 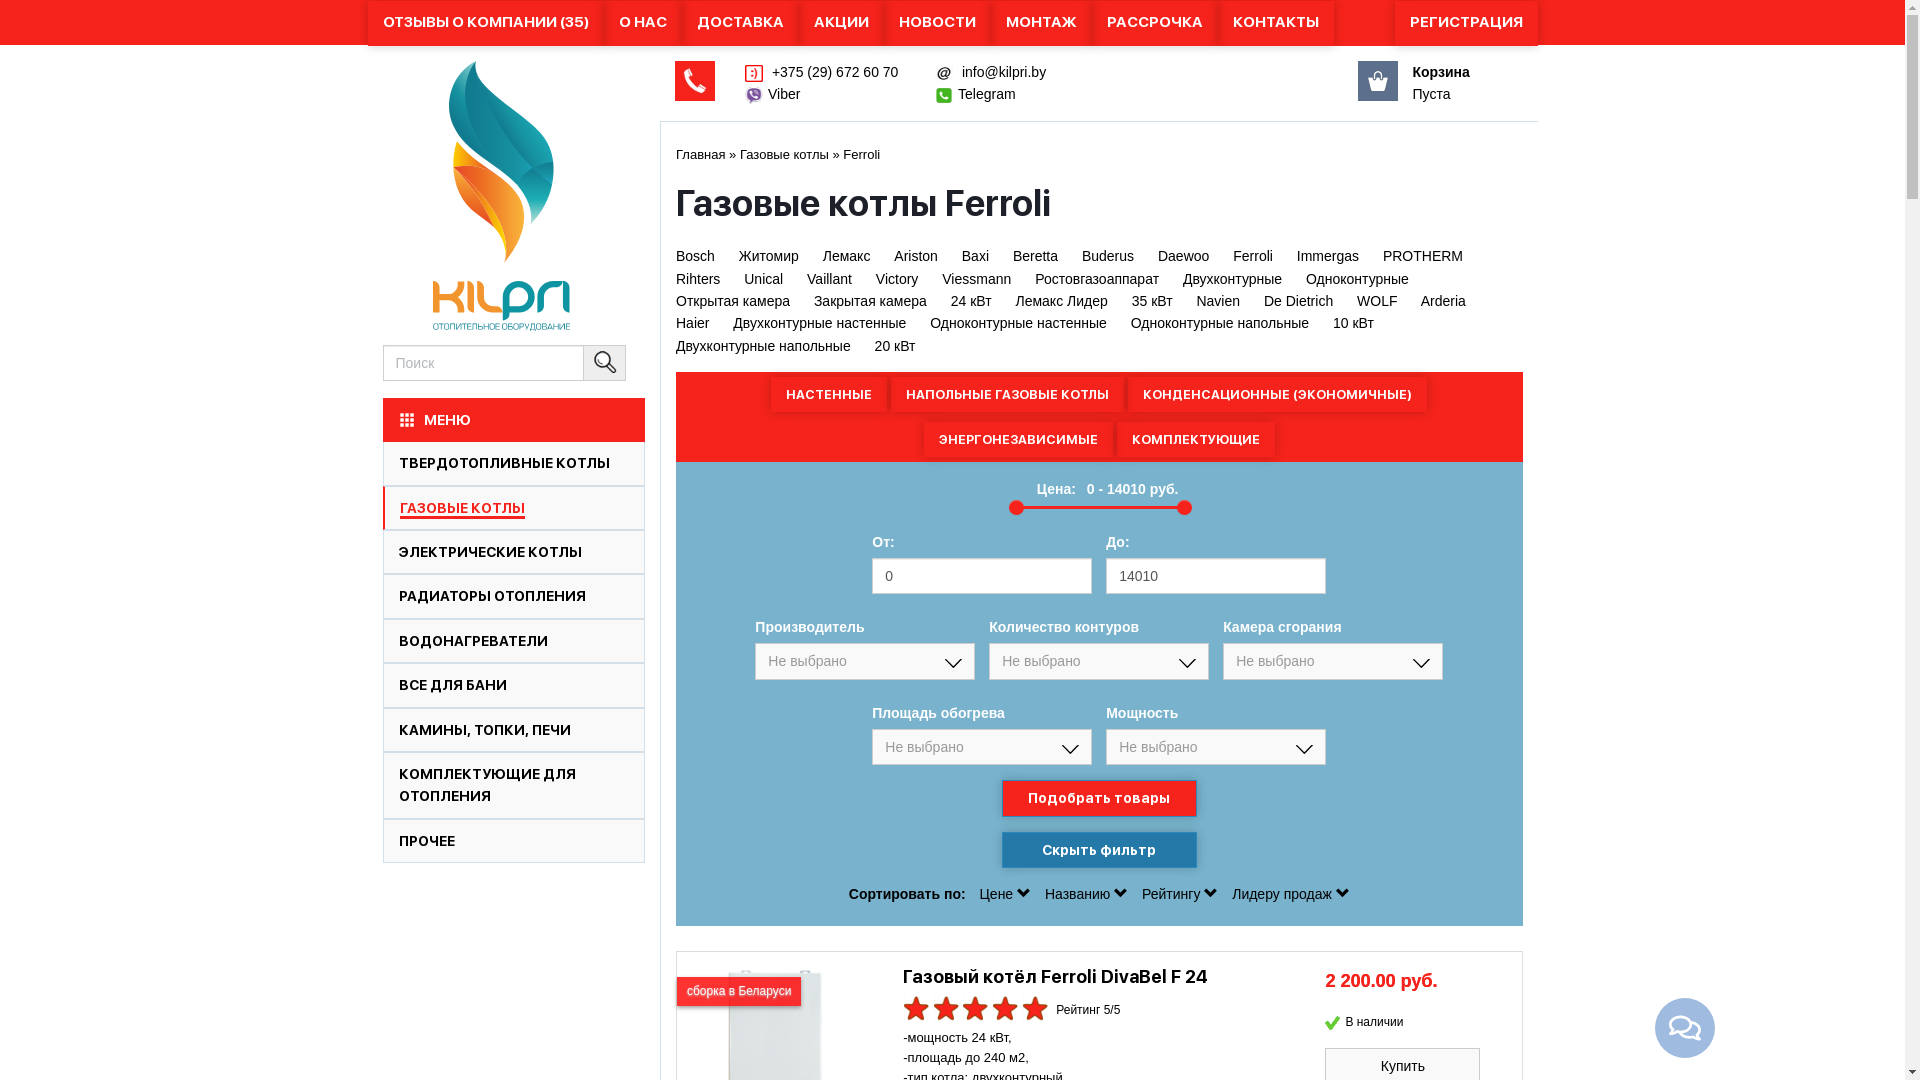 What do you see at coordinates (892, 254) in the screenshot?
I see `'Ariston'` at bounding box center [892, 254].